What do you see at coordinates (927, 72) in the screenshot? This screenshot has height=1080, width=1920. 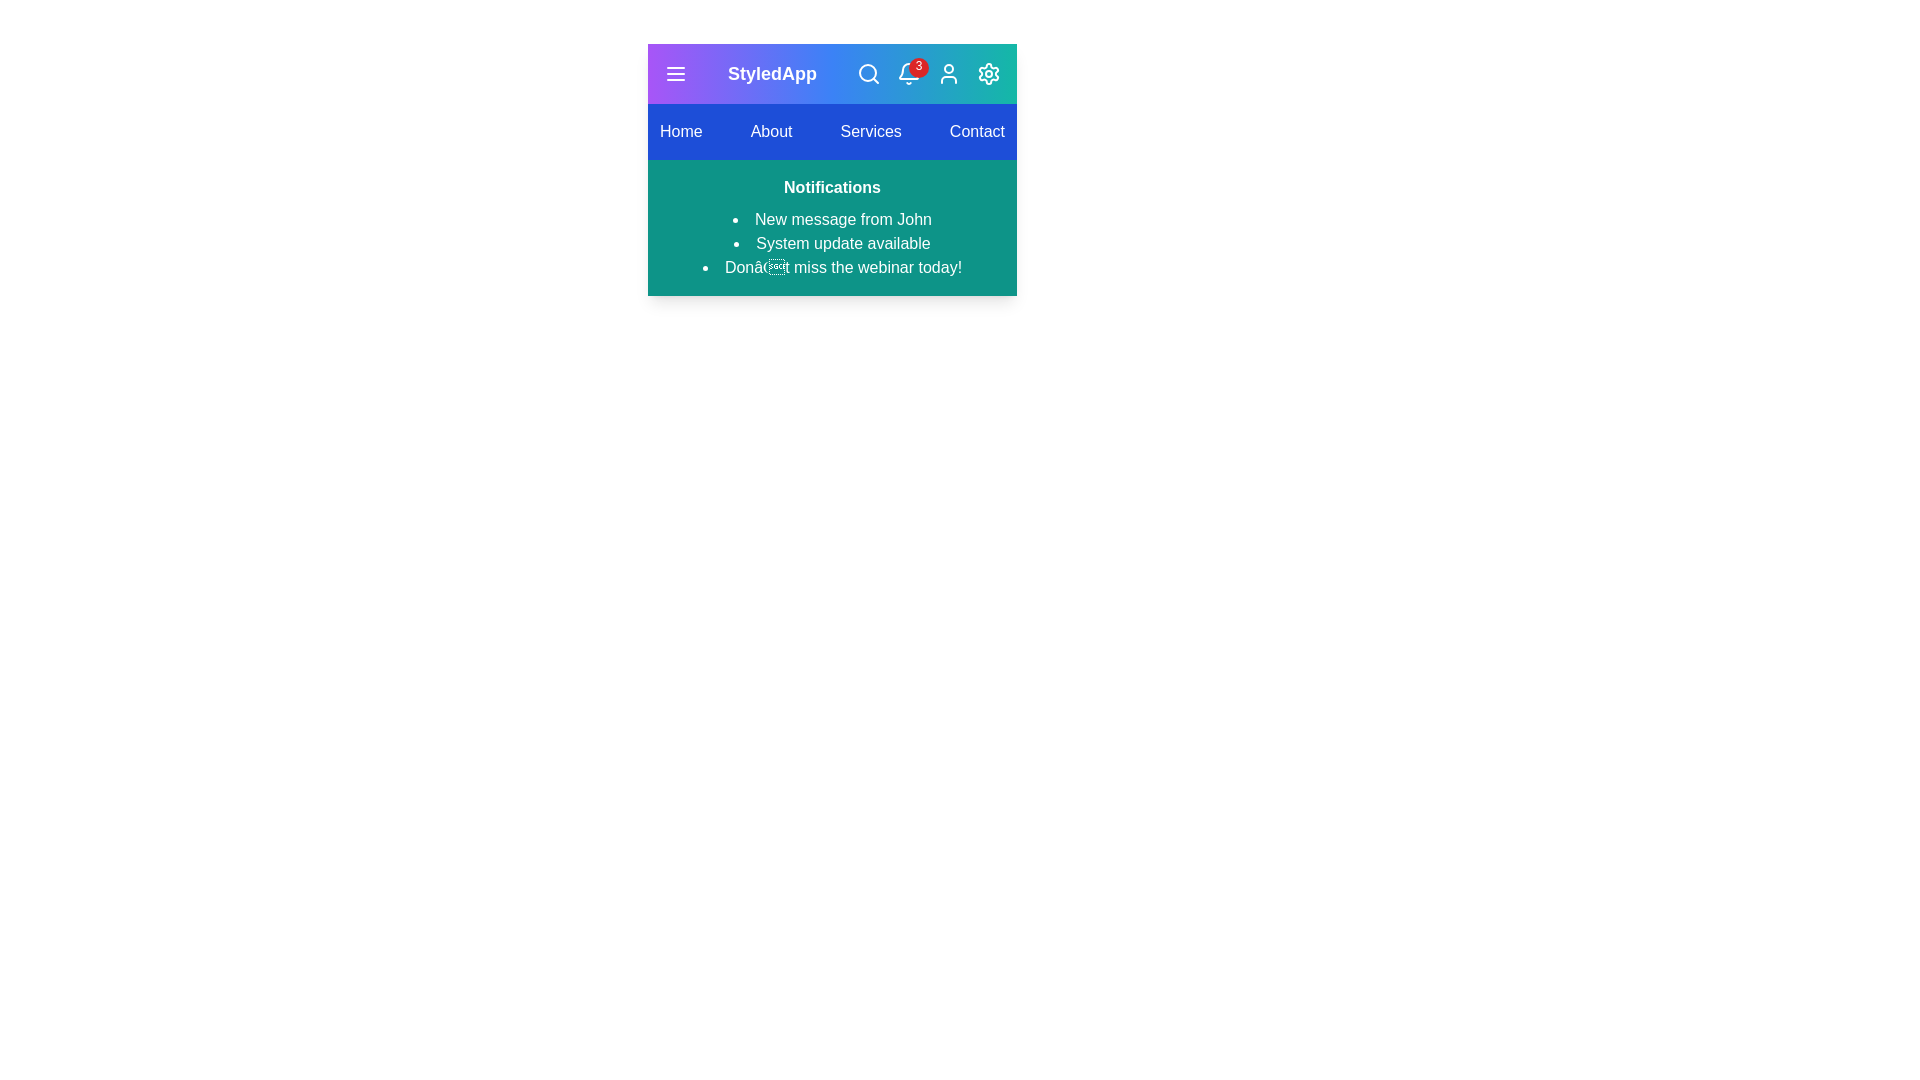 I see `the number of unread notifications displayed on the Notification Badge, which is located at the top-right corner of the notification bell icon in the top navigation bar` at bounding box center [927, 72].